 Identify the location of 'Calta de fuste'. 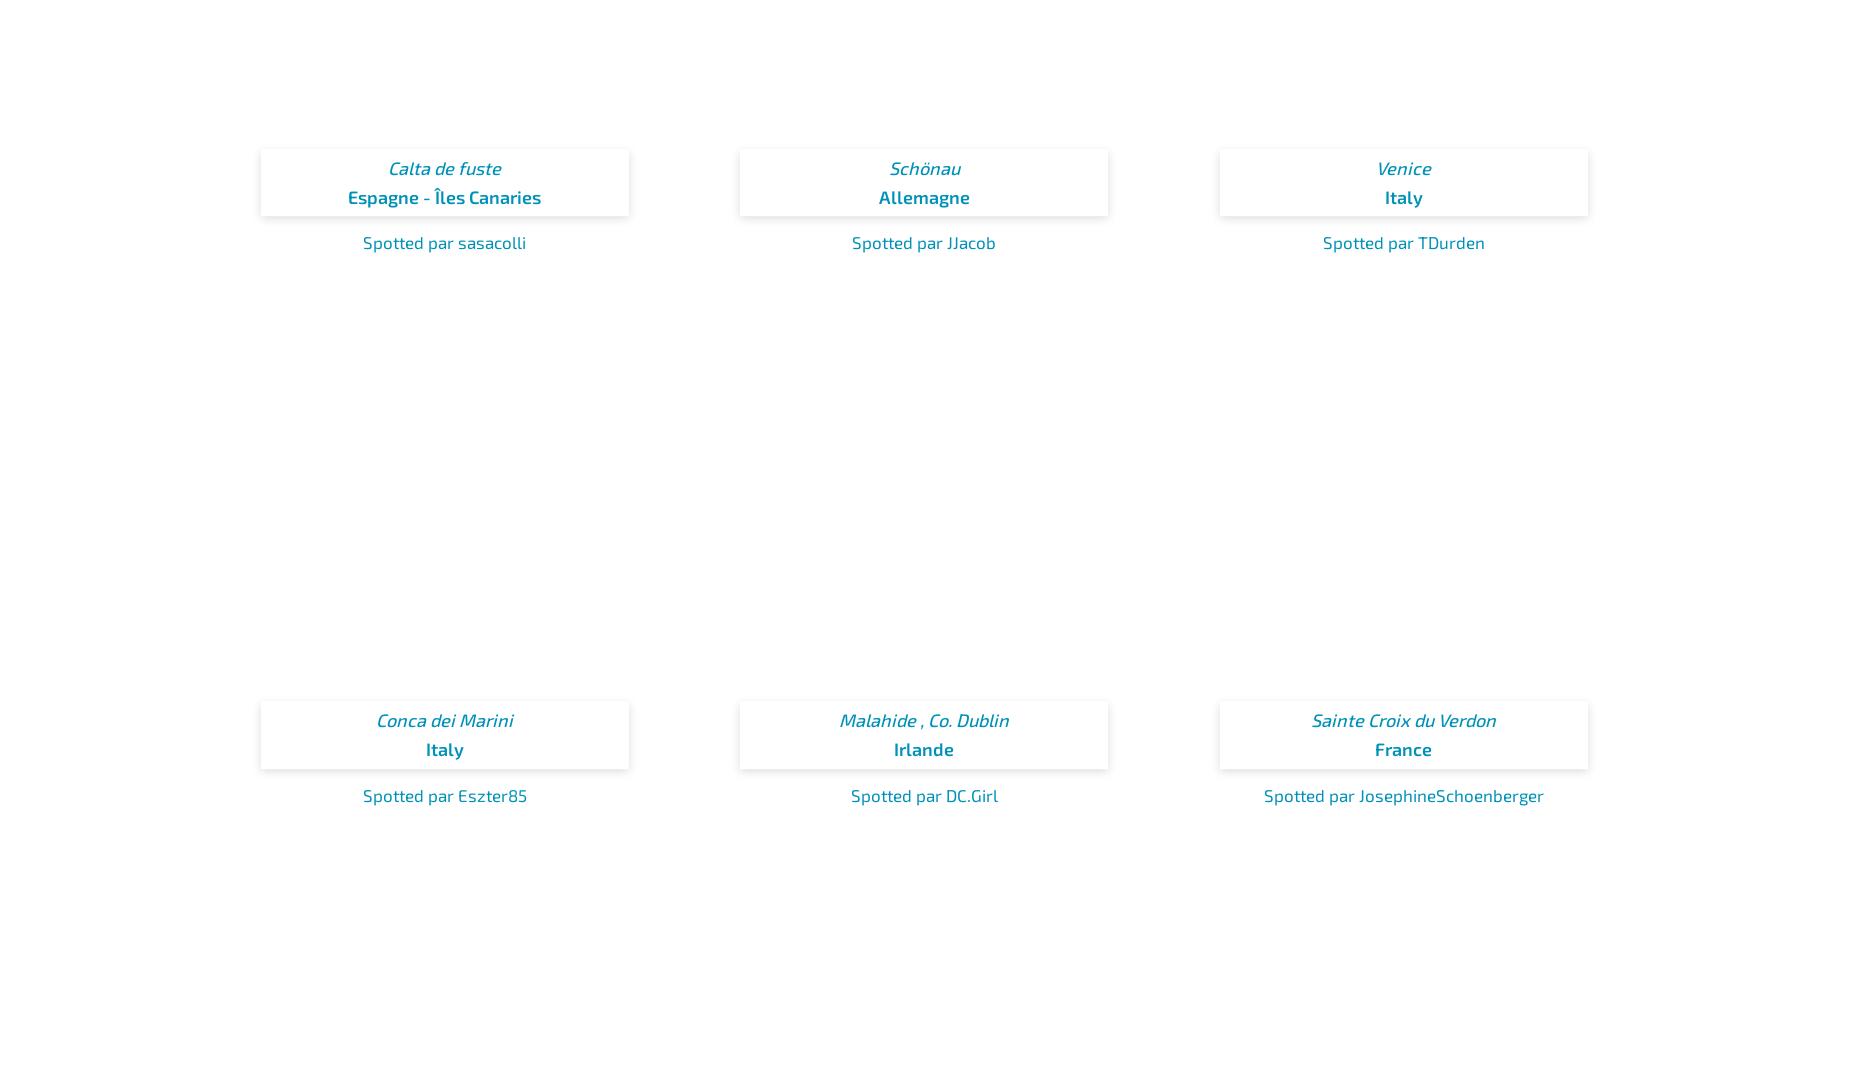
(386, 167).